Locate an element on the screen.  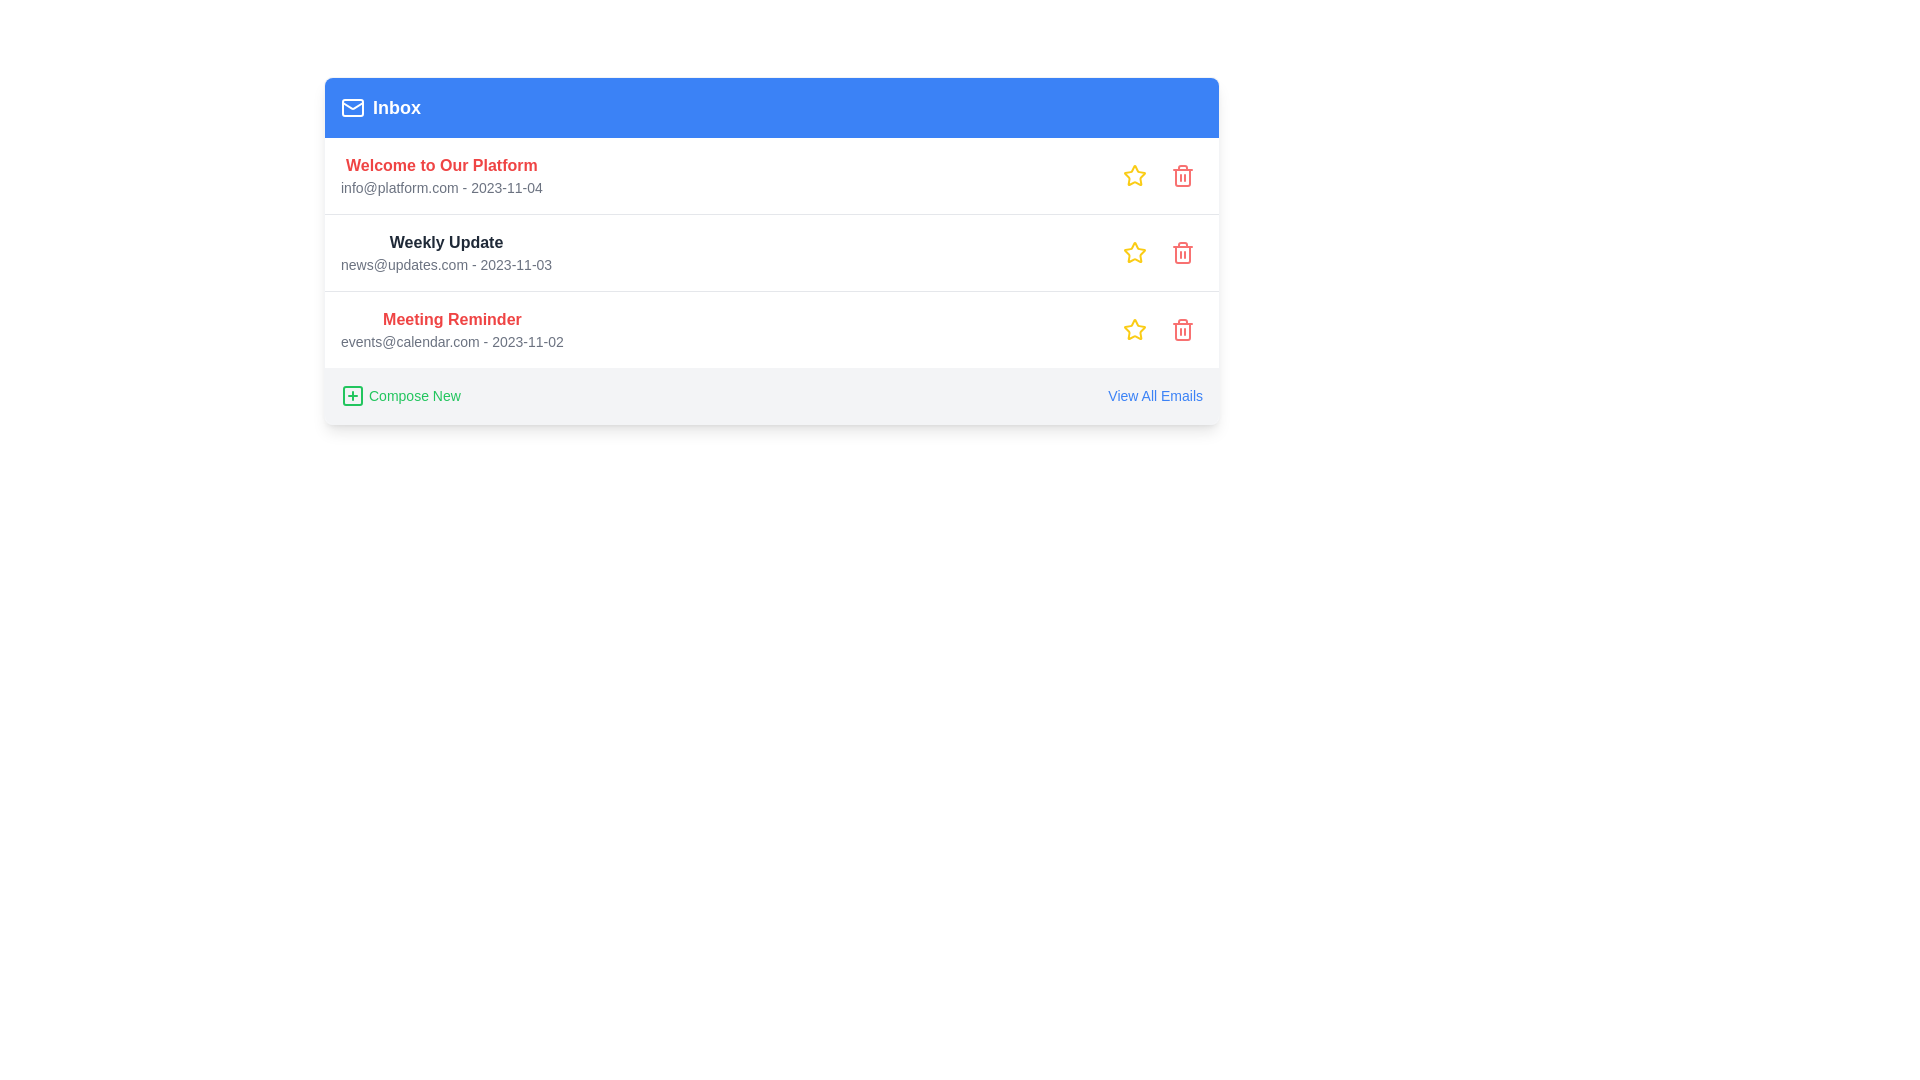
the delete button icon located in the rightmost column of the first row's content is located at coordinates (1182, 175).